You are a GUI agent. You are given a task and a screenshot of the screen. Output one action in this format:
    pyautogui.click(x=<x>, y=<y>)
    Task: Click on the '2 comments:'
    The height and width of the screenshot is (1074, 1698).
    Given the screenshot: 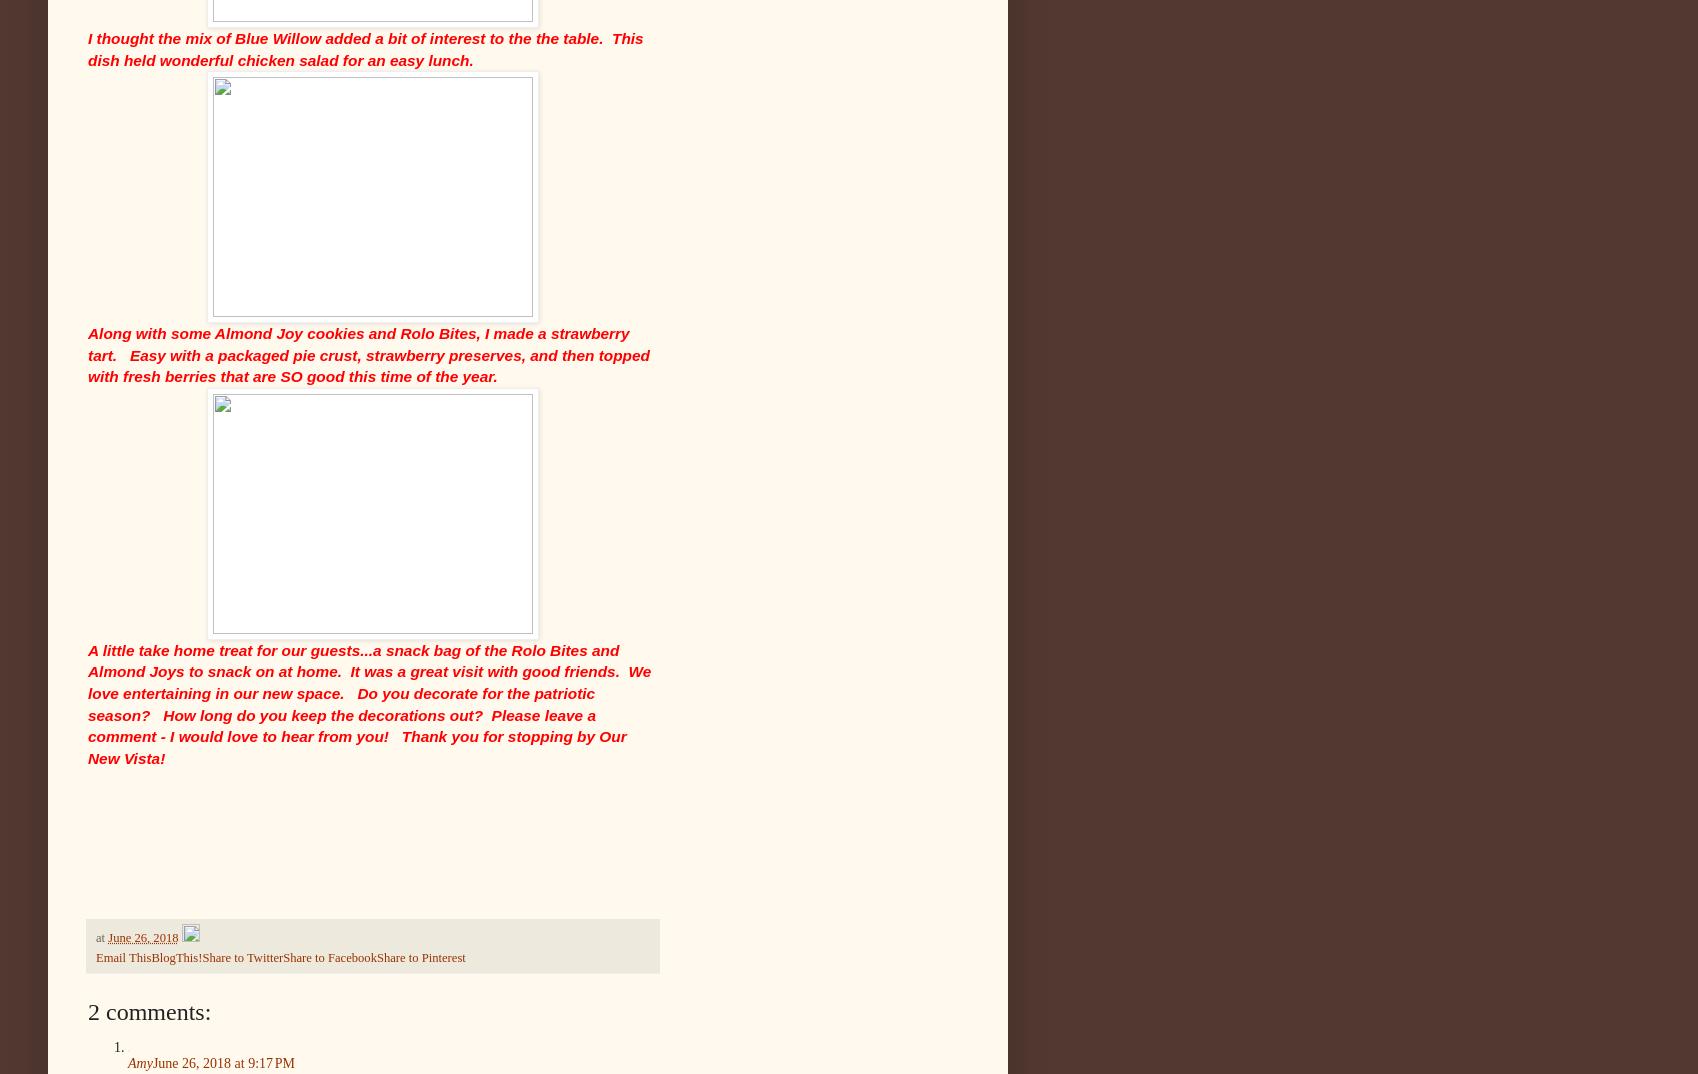 What is the action you would take?
    pyautogui.click(x=86, y=1009)
    